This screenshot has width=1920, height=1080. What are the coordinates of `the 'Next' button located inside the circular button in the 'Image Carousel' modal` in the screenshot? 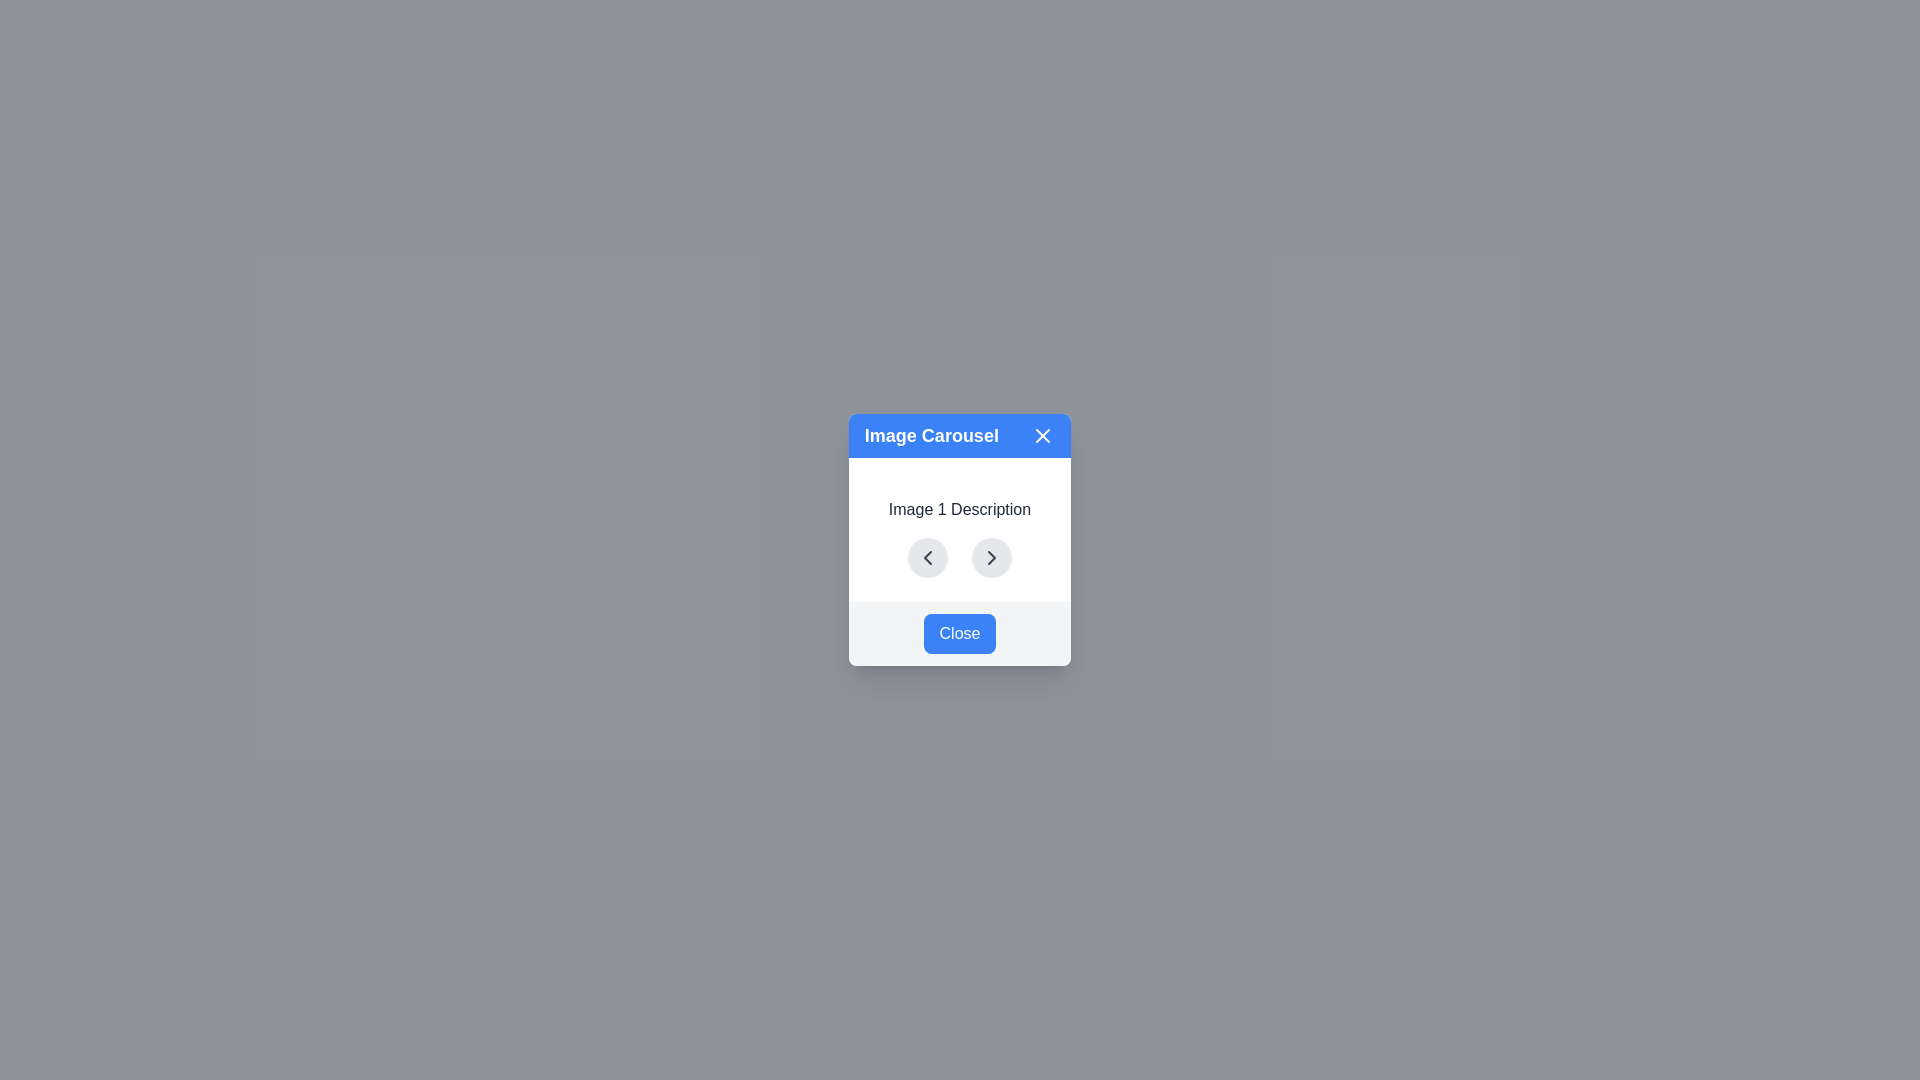 It's located at (992, 558).